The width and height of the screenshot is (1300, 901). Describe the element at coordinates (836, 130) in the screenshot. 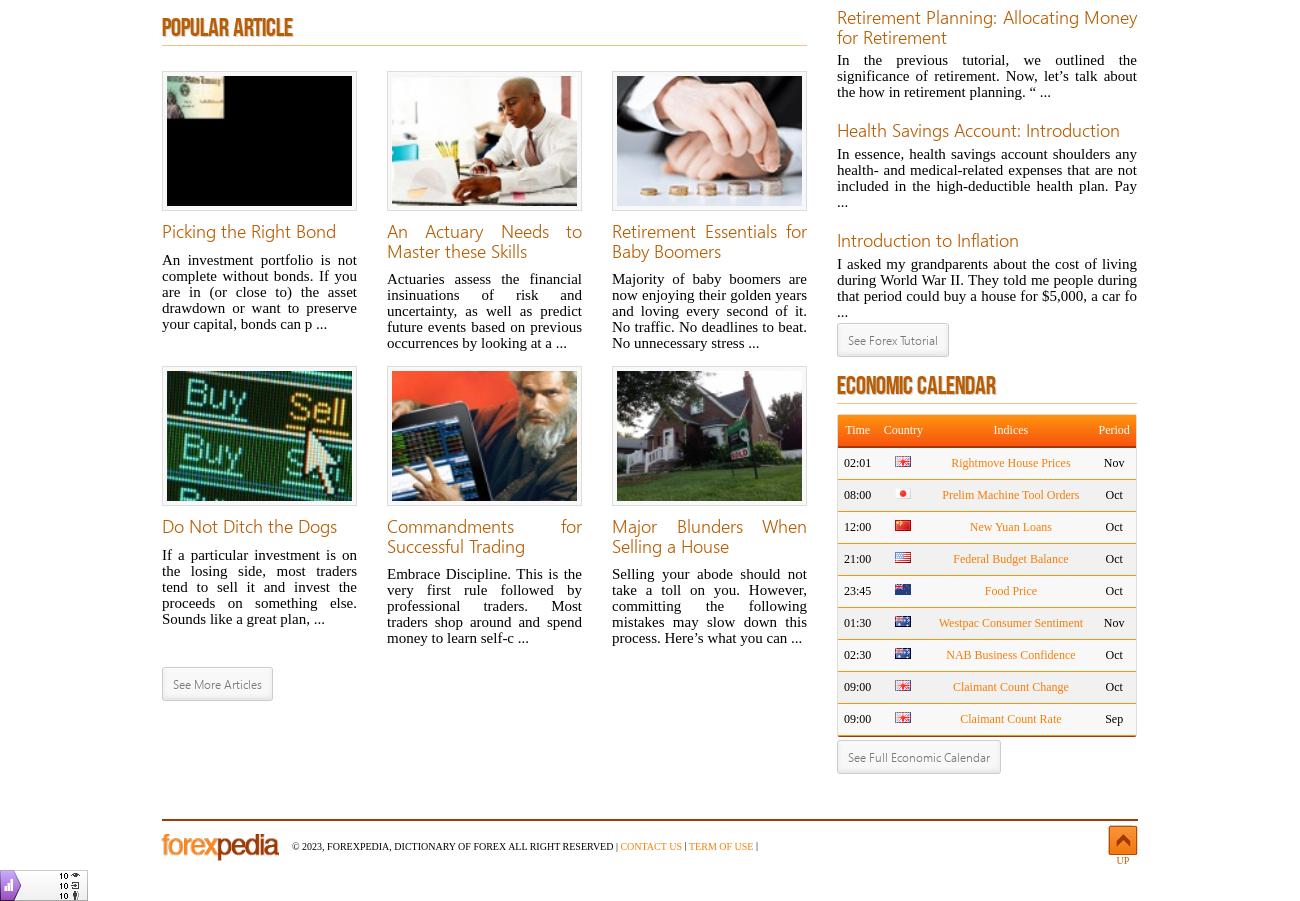

I see `'Health Savings Account: Introduction'` at that location.